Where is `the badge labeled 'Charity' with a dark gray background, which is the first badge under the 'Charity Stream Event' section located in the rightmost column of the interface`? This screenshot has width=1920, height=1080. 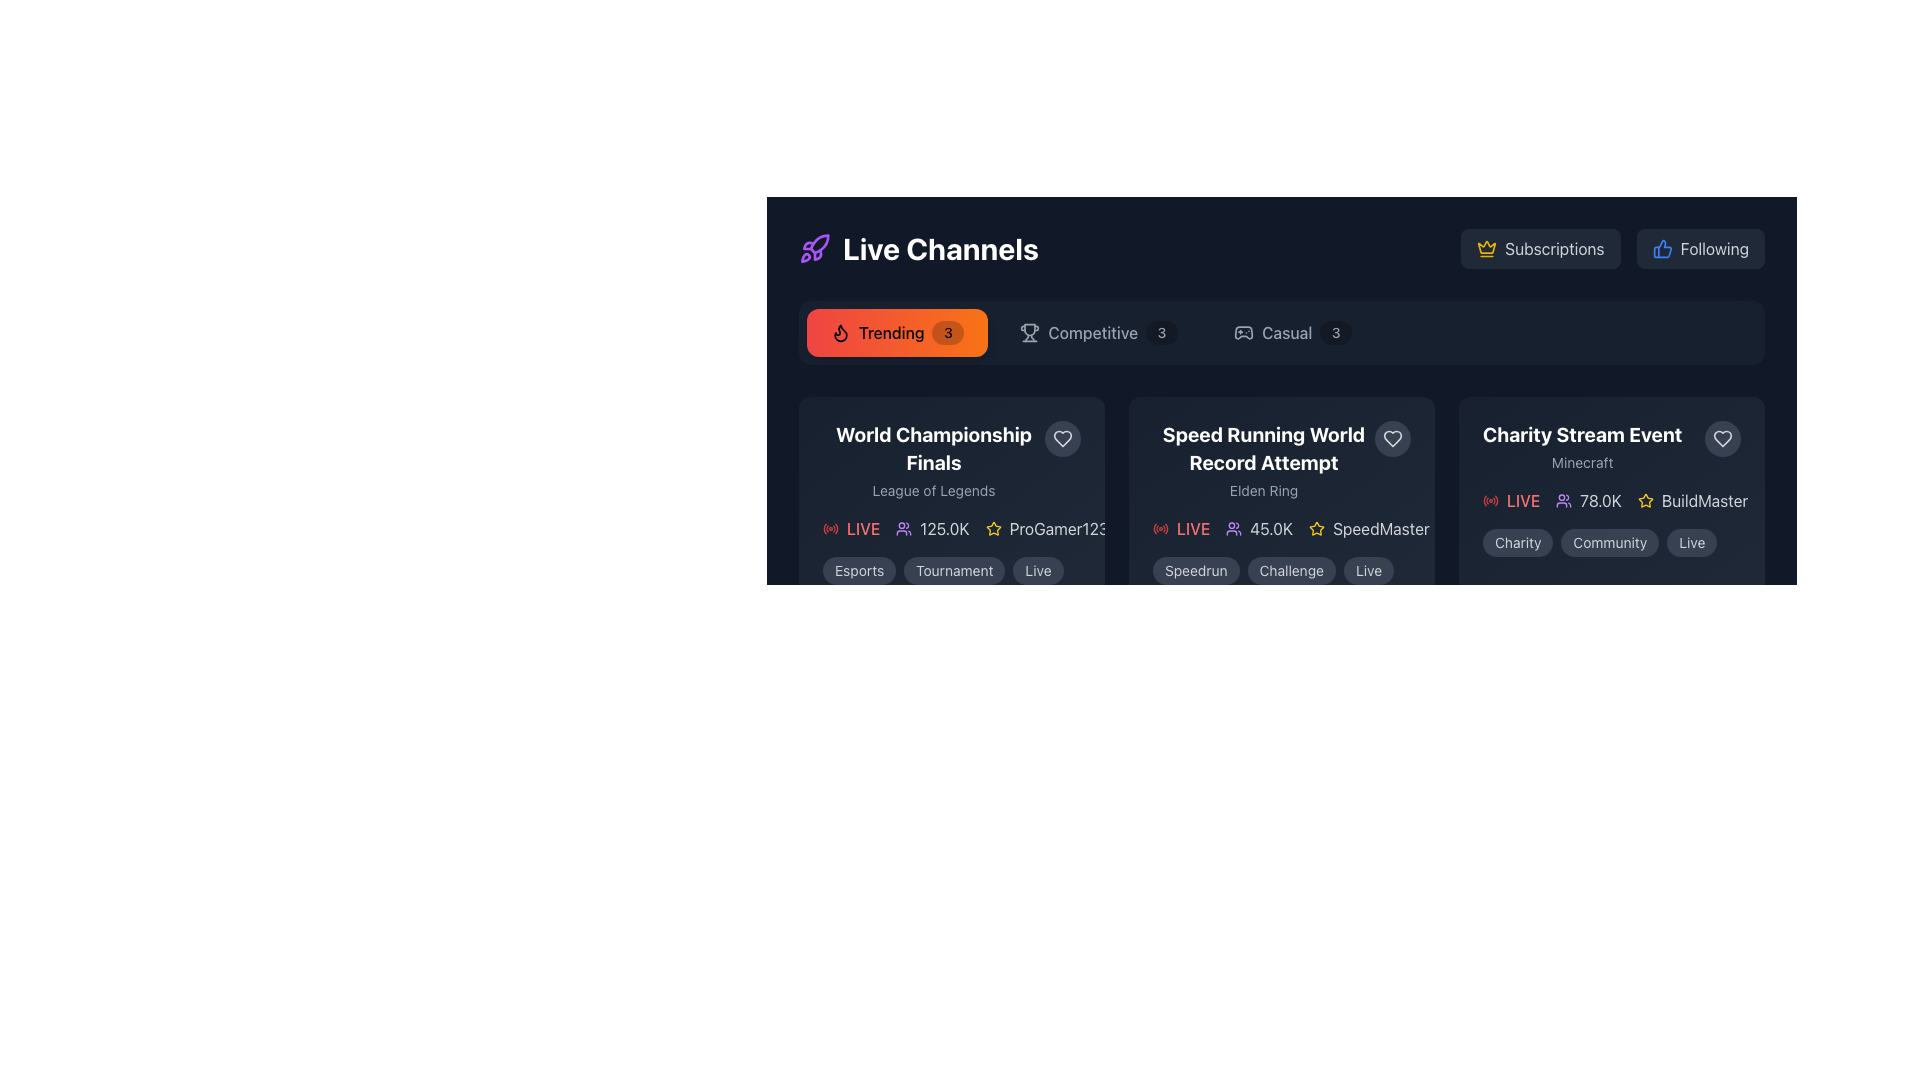 the badge labeled 'Charity' with a dark gray background, which is the first badge under the 'Charity Stream Event' section located in the rightmost column of the interface is located at coordinates (1518, 543).